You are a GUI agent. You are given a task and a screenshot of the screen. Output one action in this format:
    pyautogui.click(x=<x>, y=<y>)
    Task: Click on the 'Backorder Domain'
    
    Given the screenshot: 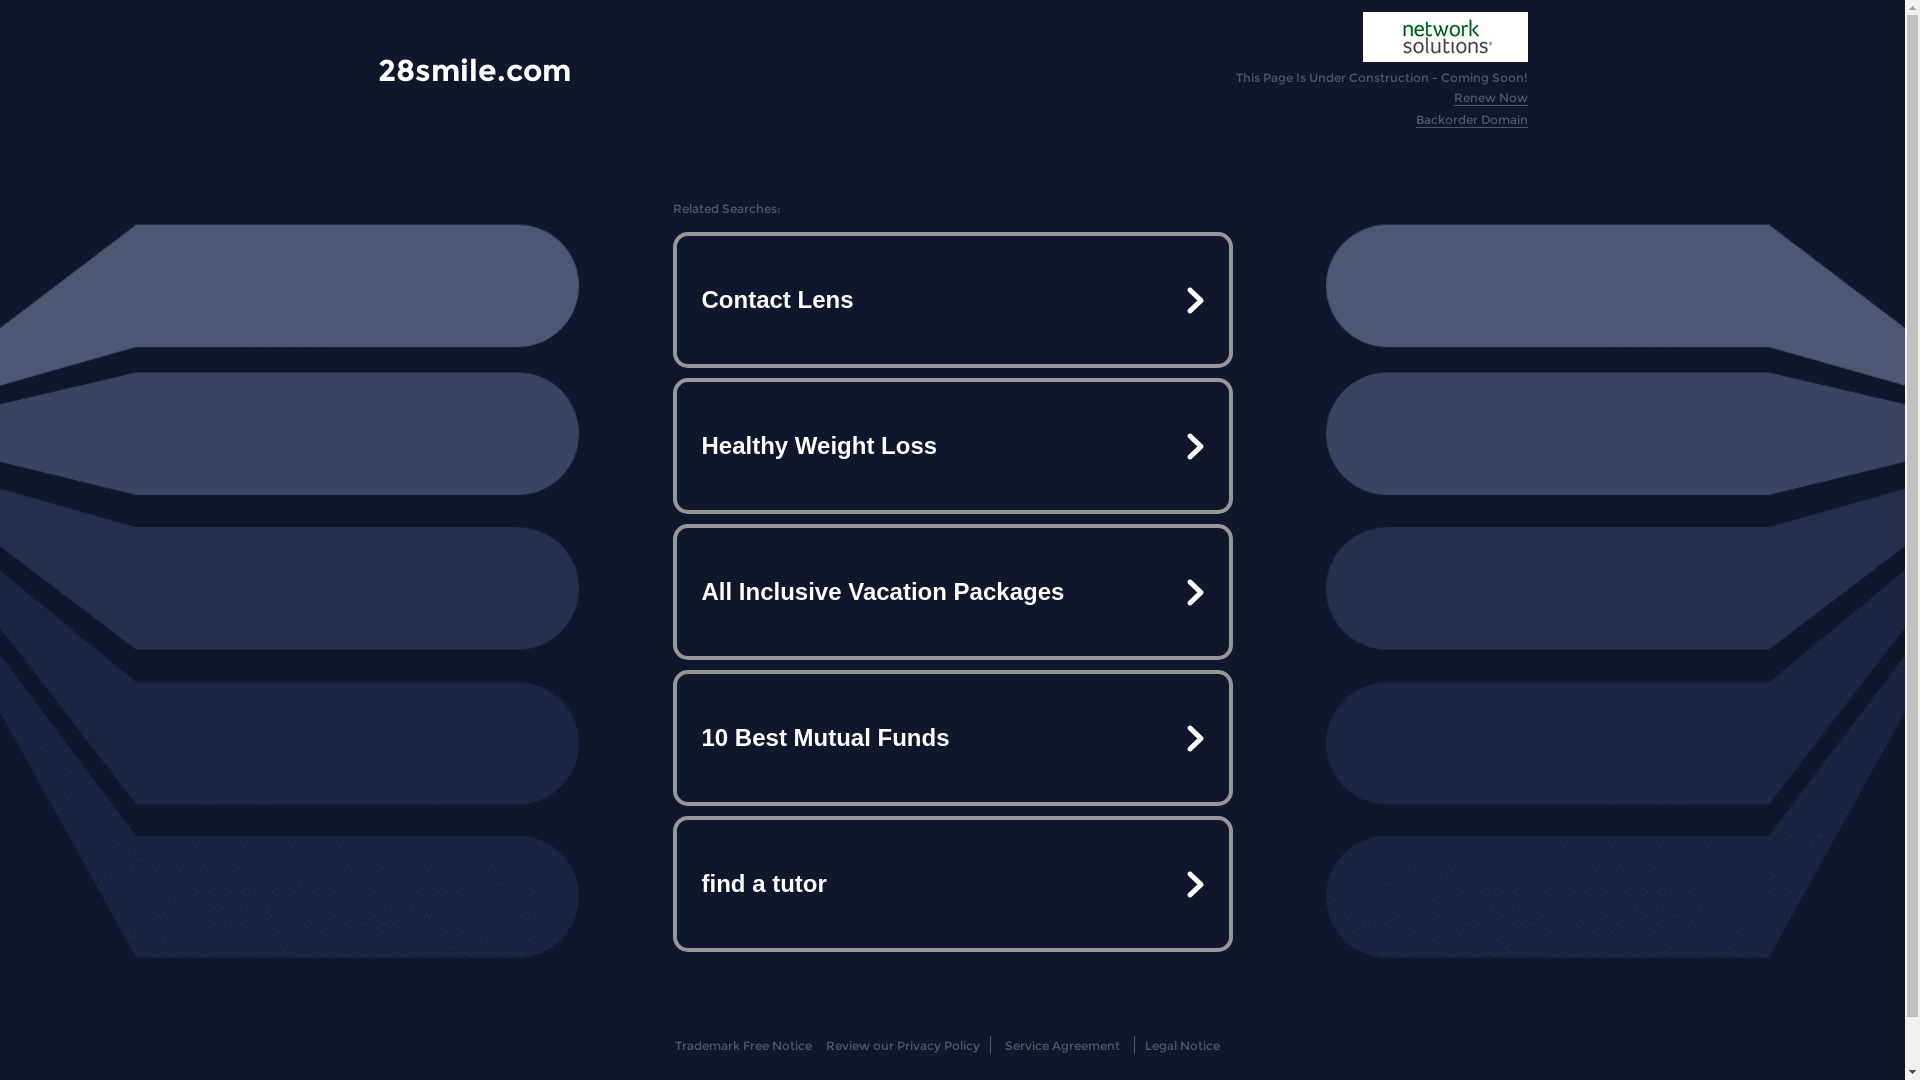 What is the action you would take?
    pyautogui.click(x=1472, y=119)
    